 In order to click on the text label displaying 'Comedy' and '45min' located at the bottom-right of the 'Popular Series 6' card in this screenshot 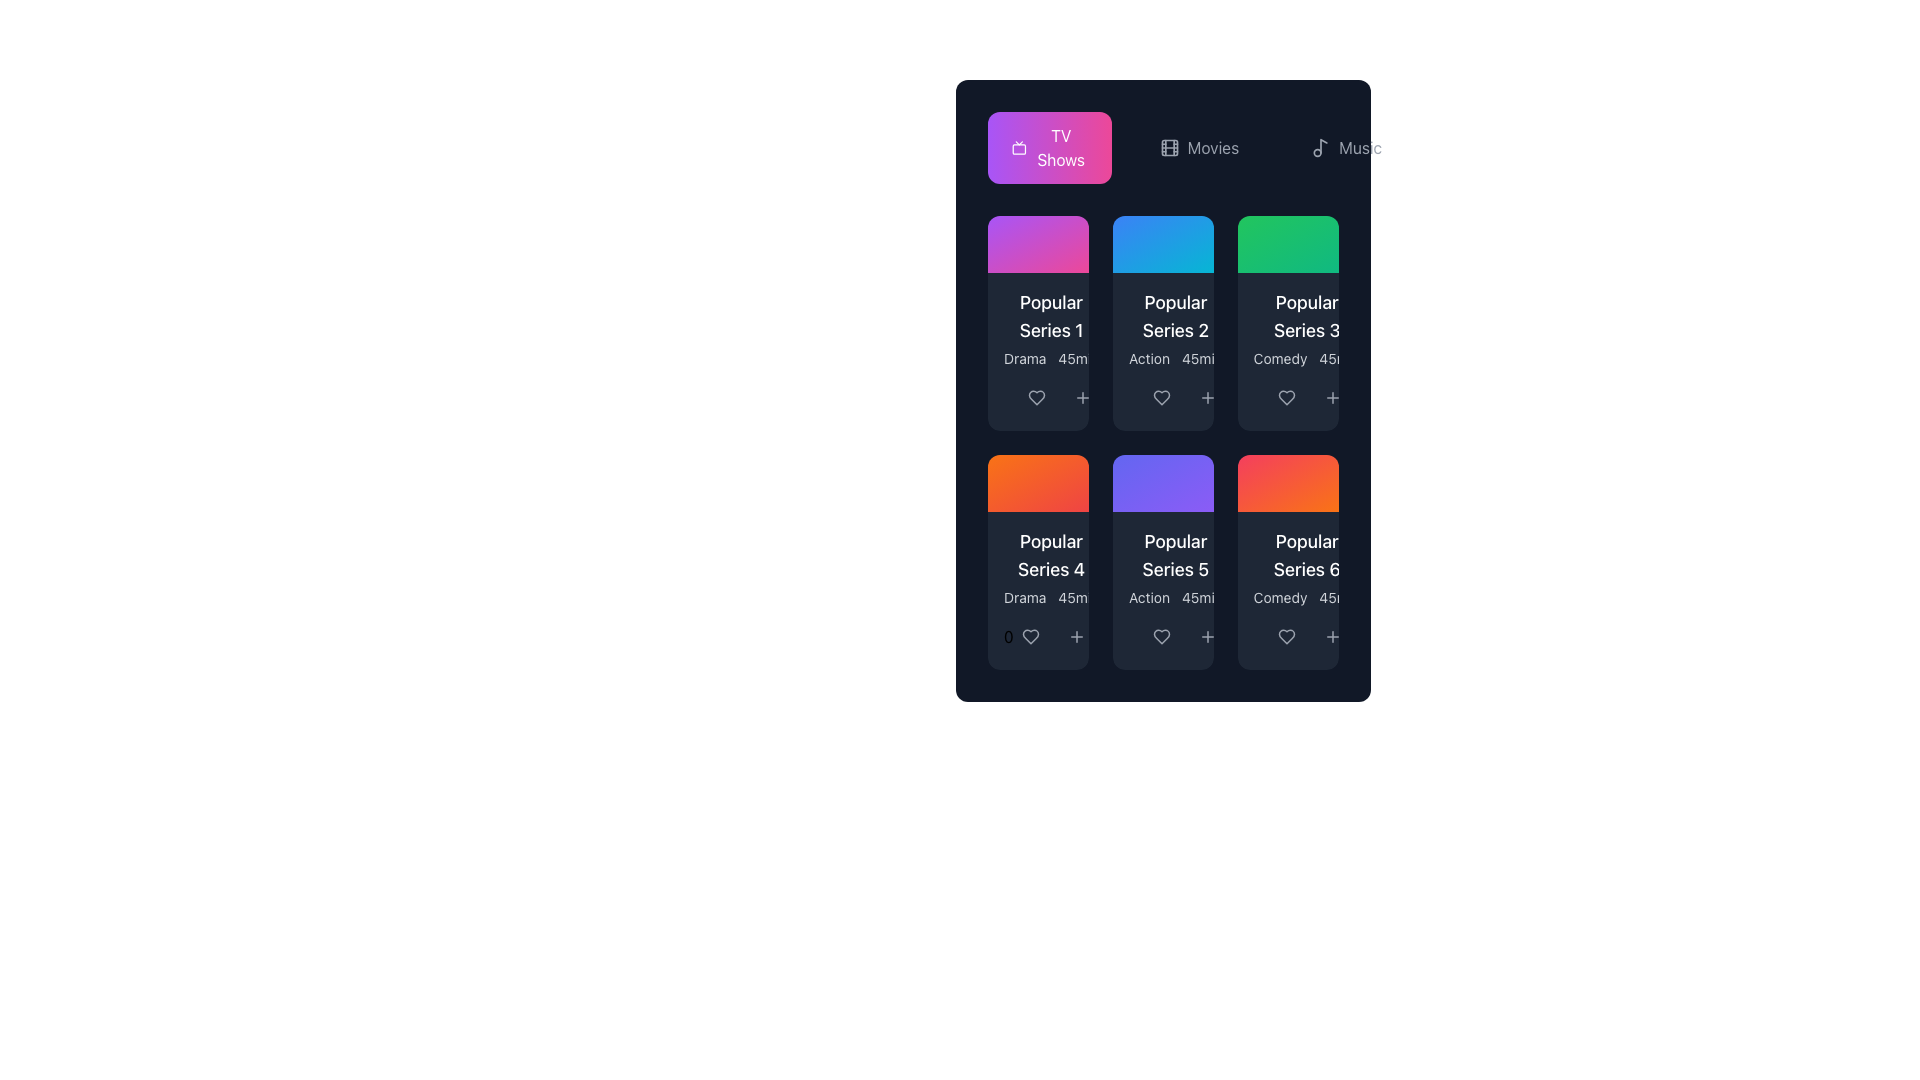, I will do `click(1307, 596)`.